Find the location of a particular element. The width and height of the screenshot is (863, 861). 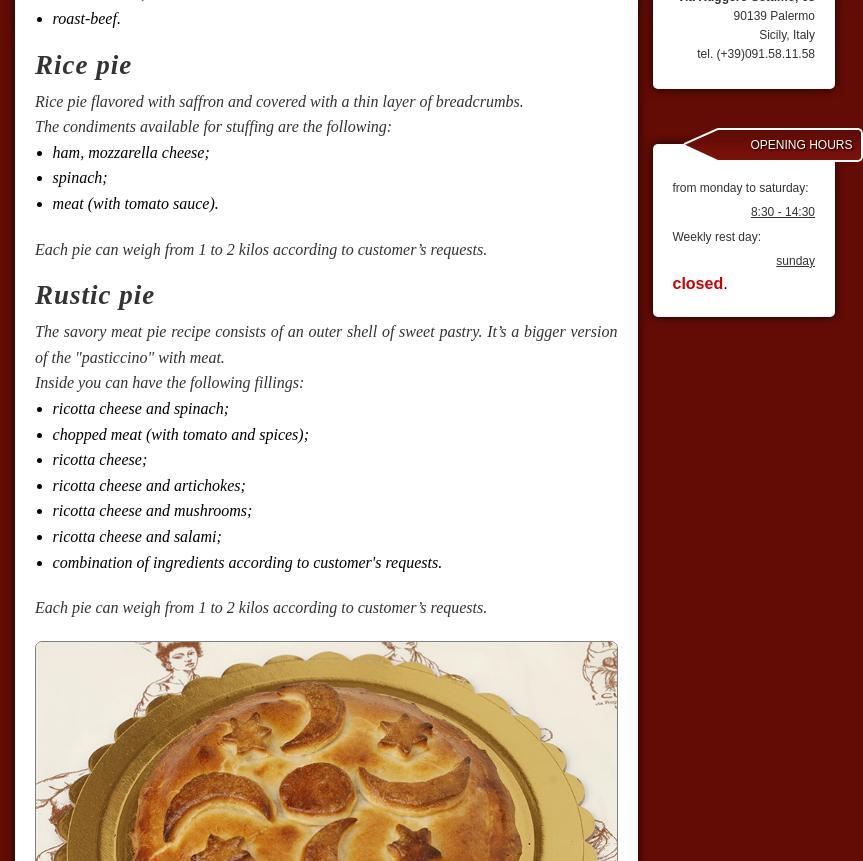

'spinach;' is located at coordinates (52, 177).